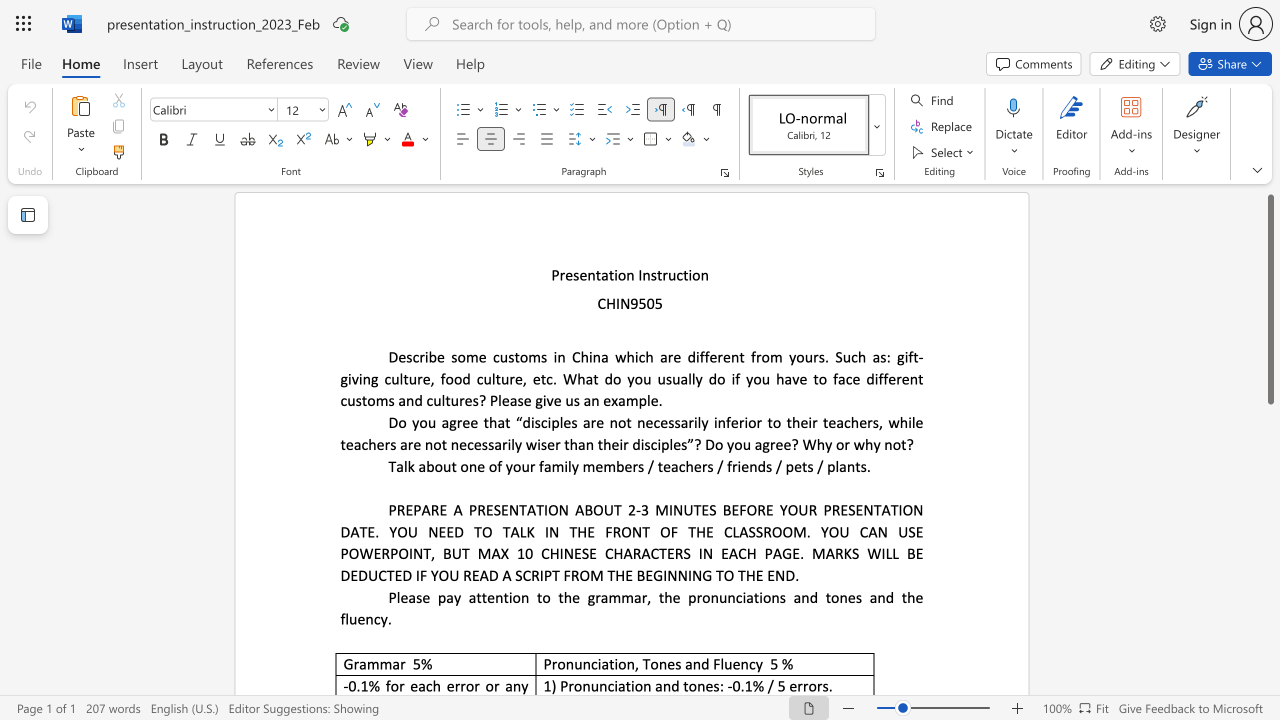 The width and height of the screenshot is (1280, 720). What do you see at coordinates (1269, 299) in the screenshot?
I see `the scrollbar and move up 10 pixels` at bounding box center [1269, 299].